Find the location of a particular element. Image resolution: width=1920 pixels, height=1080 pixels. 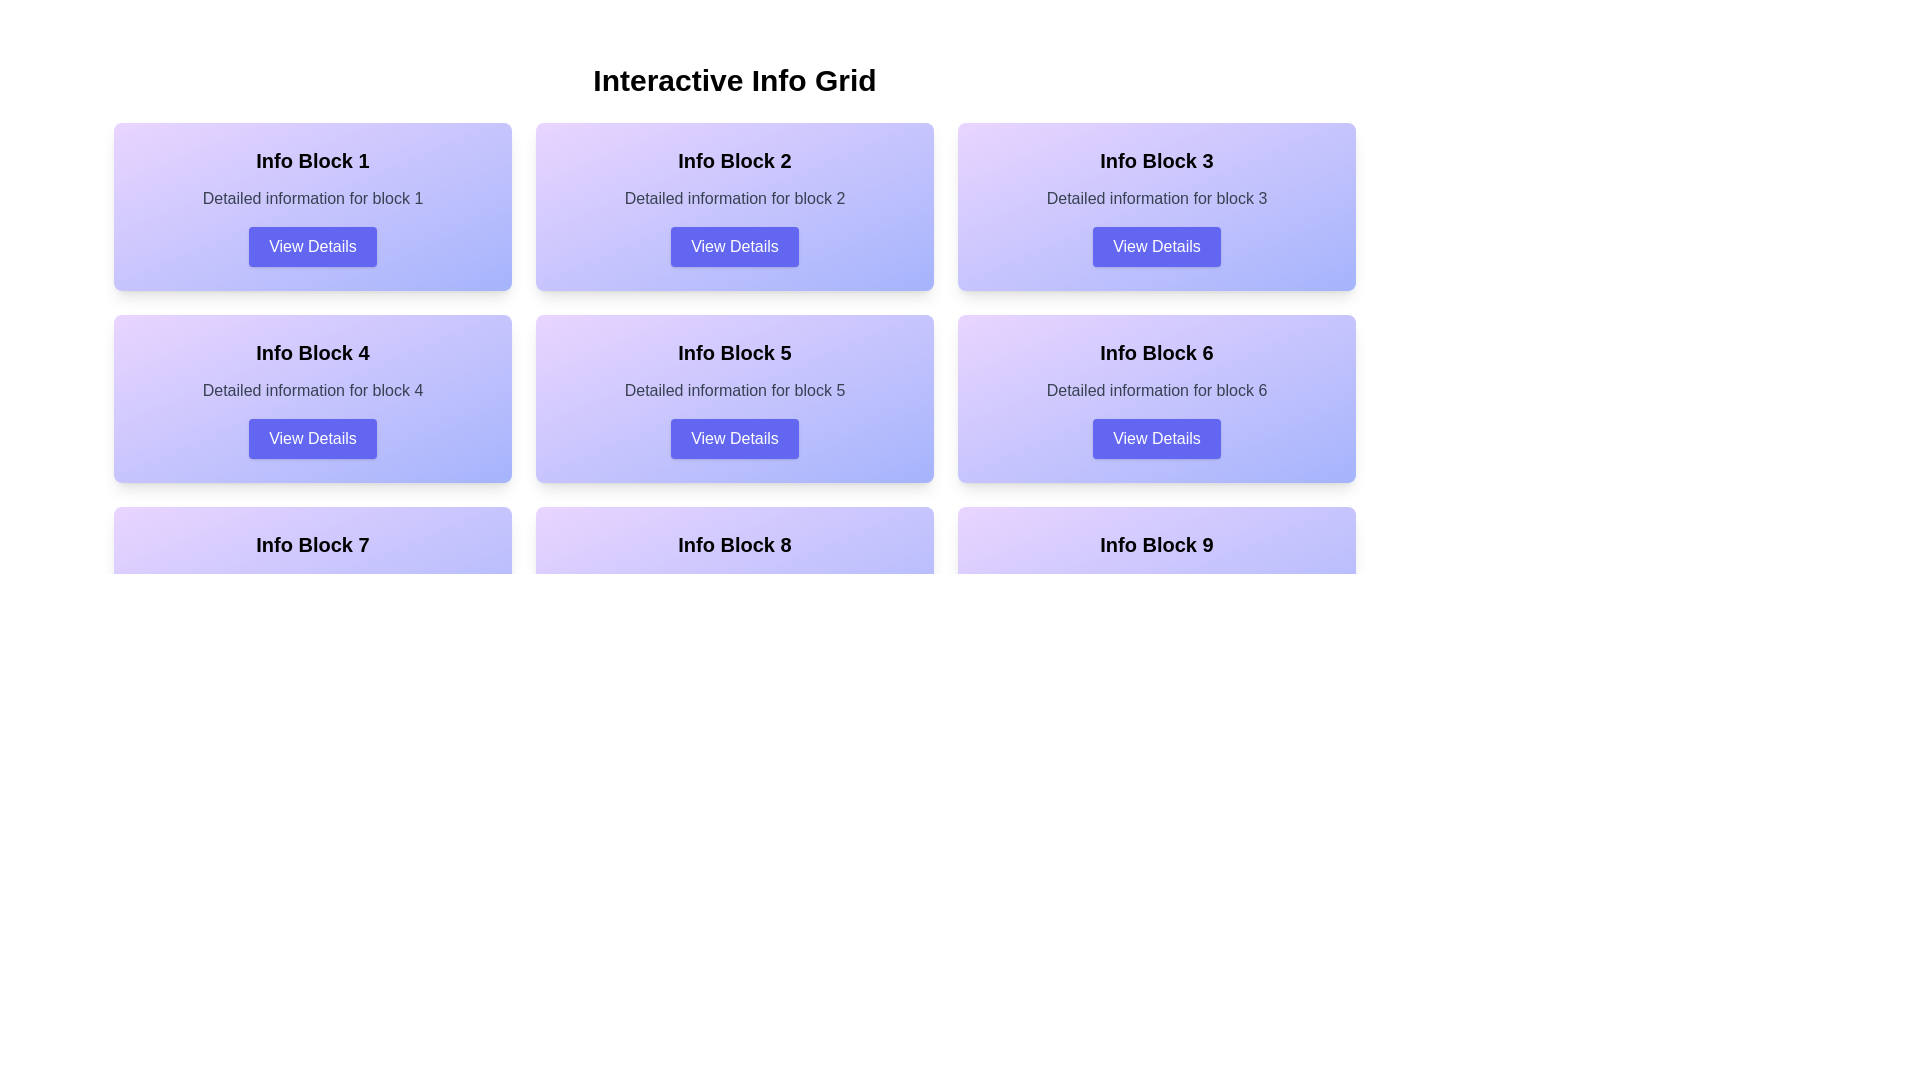

the static text label reading 'Detailed information for block 7', which is styled in gray and located below the 'Info Block 7' title within the purple-gradient card is located at coordinates (311, 582).